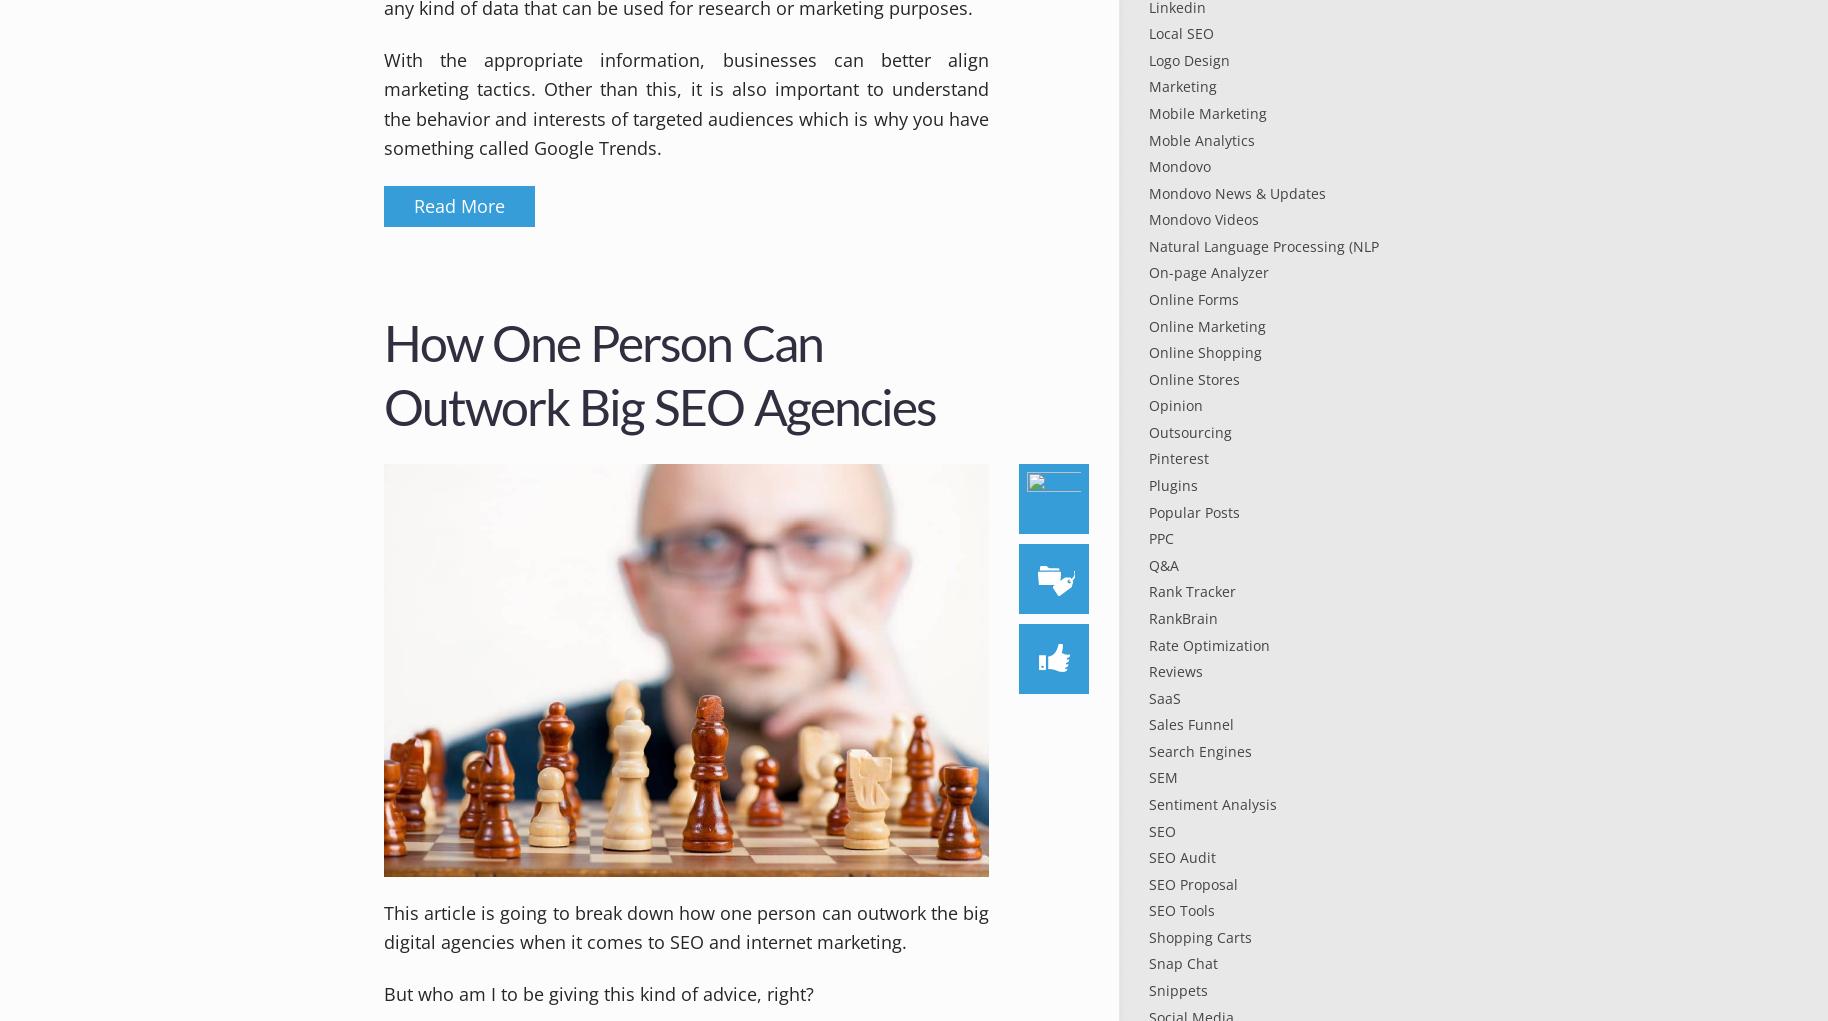  I want to click on 'Plugins', so click(1172, 484).